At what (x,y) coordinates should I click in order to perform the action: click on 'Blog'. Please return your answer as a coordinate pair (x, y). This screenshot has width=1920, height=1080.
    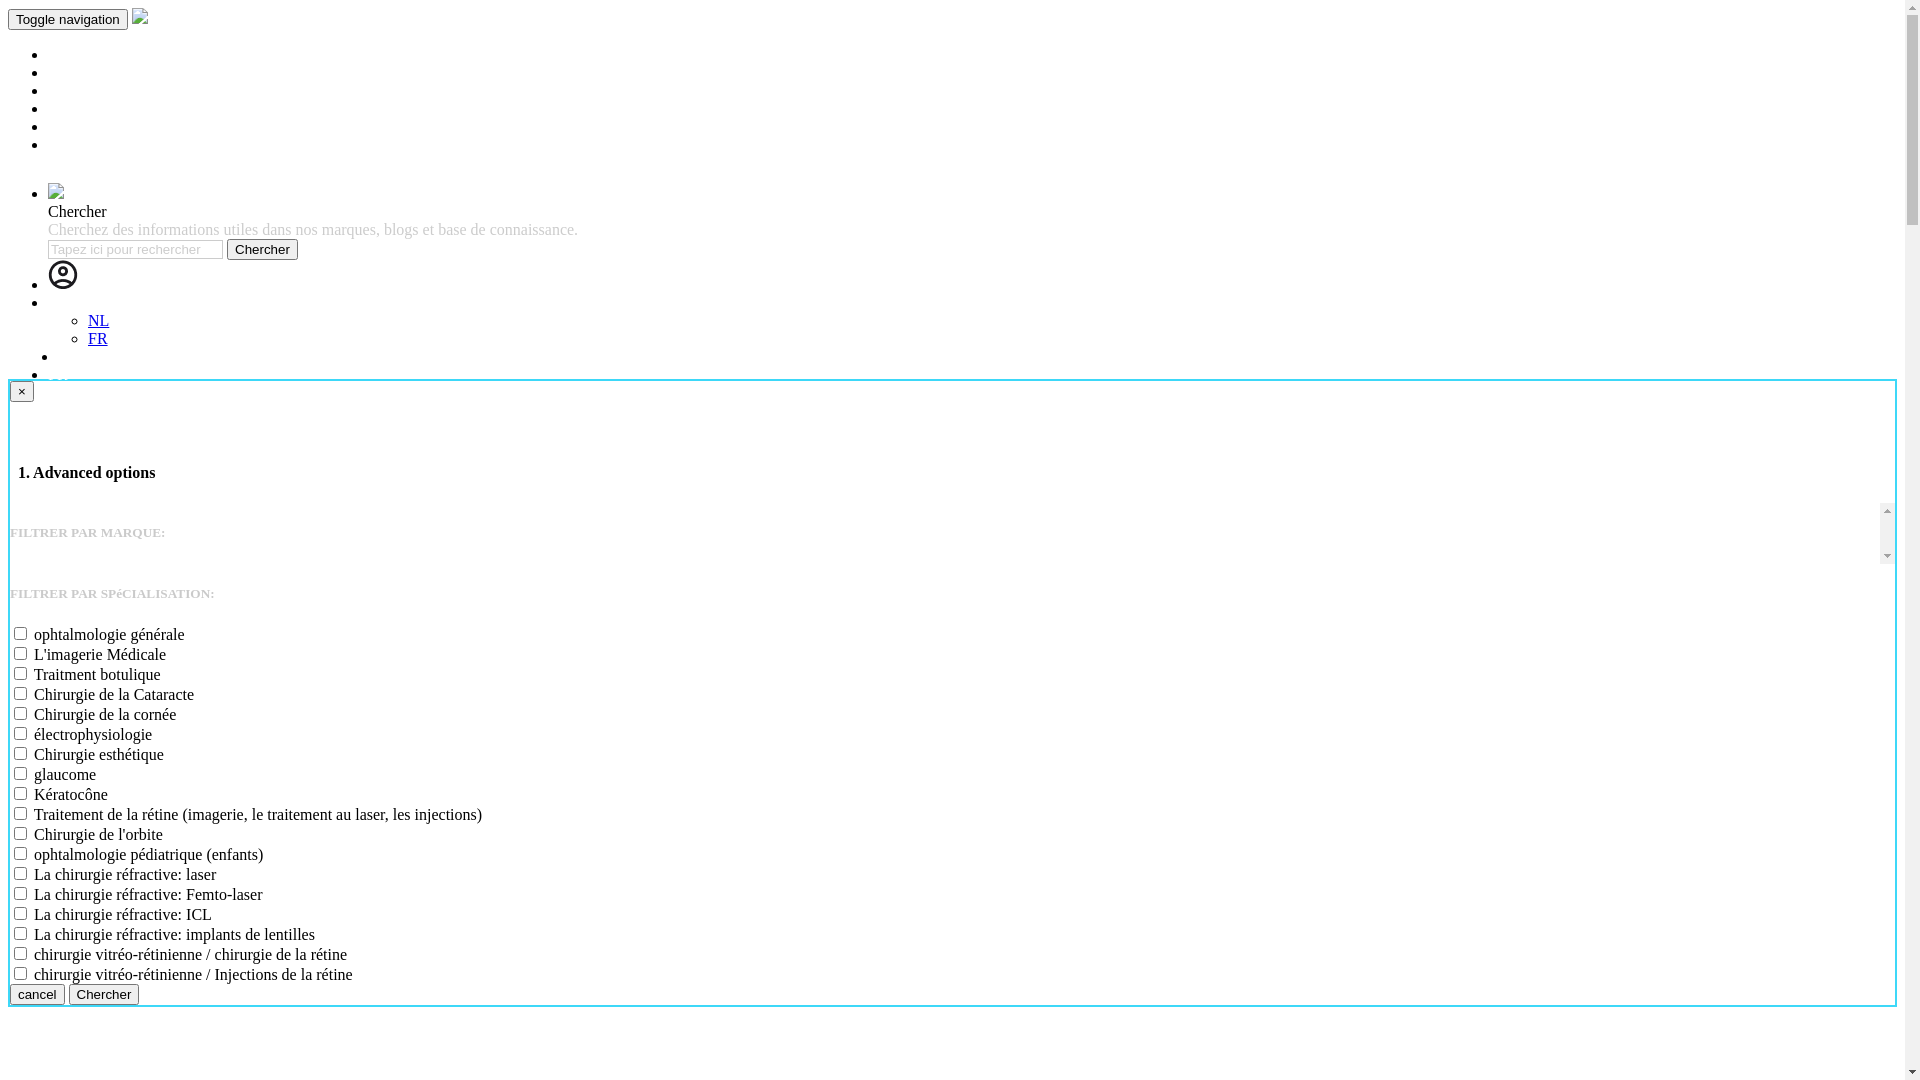
    Looking at the image, I should click on (48, 108).